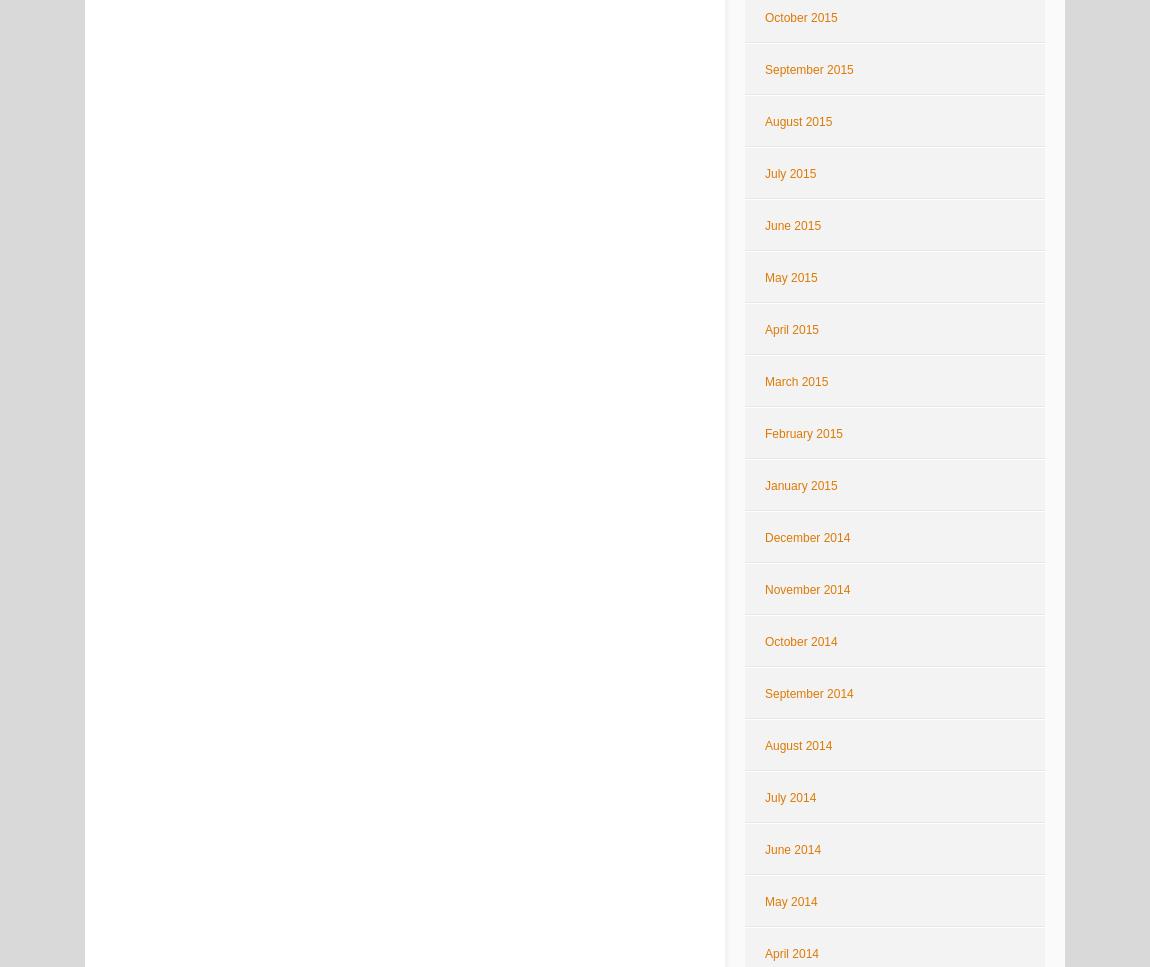  I want to click on 'October 2014', so click(799, 640).